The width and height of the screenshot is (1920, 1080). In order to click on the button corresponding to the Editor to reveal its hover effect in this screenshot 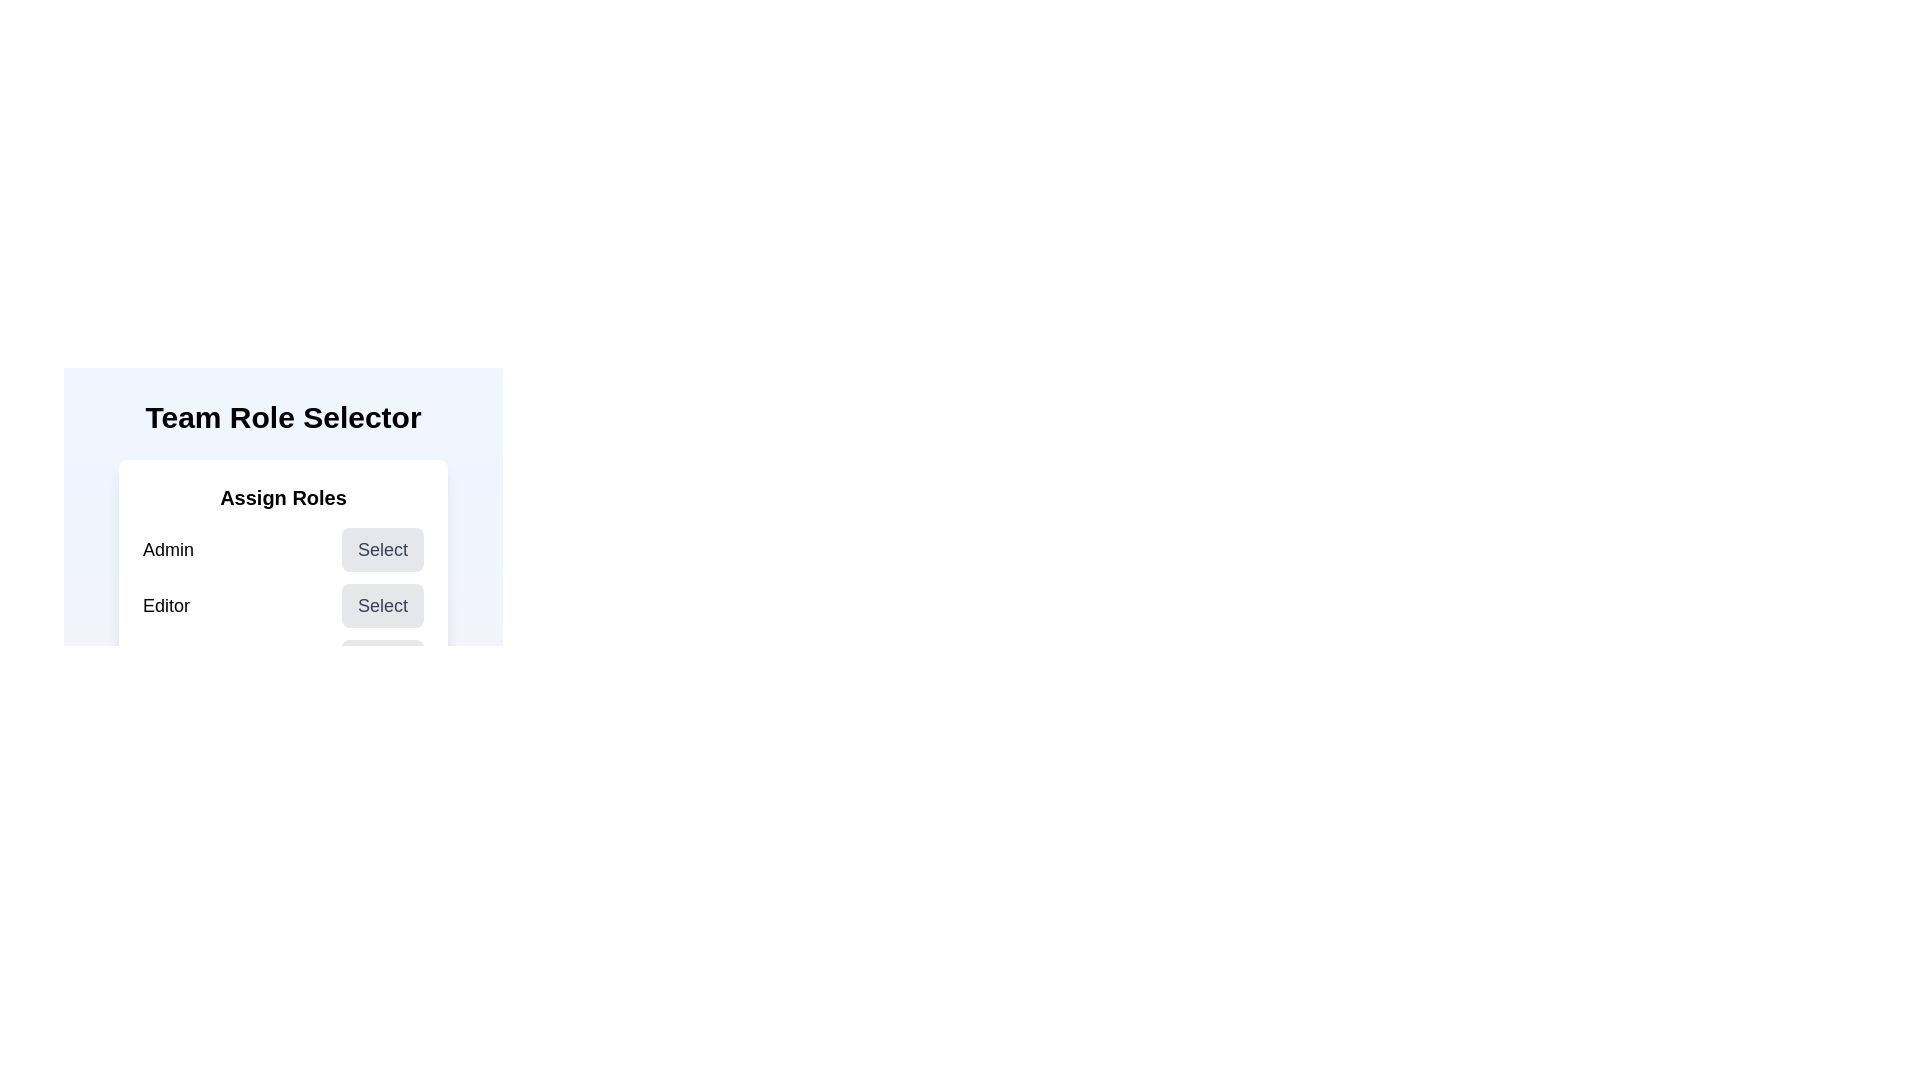, I will do `click(383, 604)`.